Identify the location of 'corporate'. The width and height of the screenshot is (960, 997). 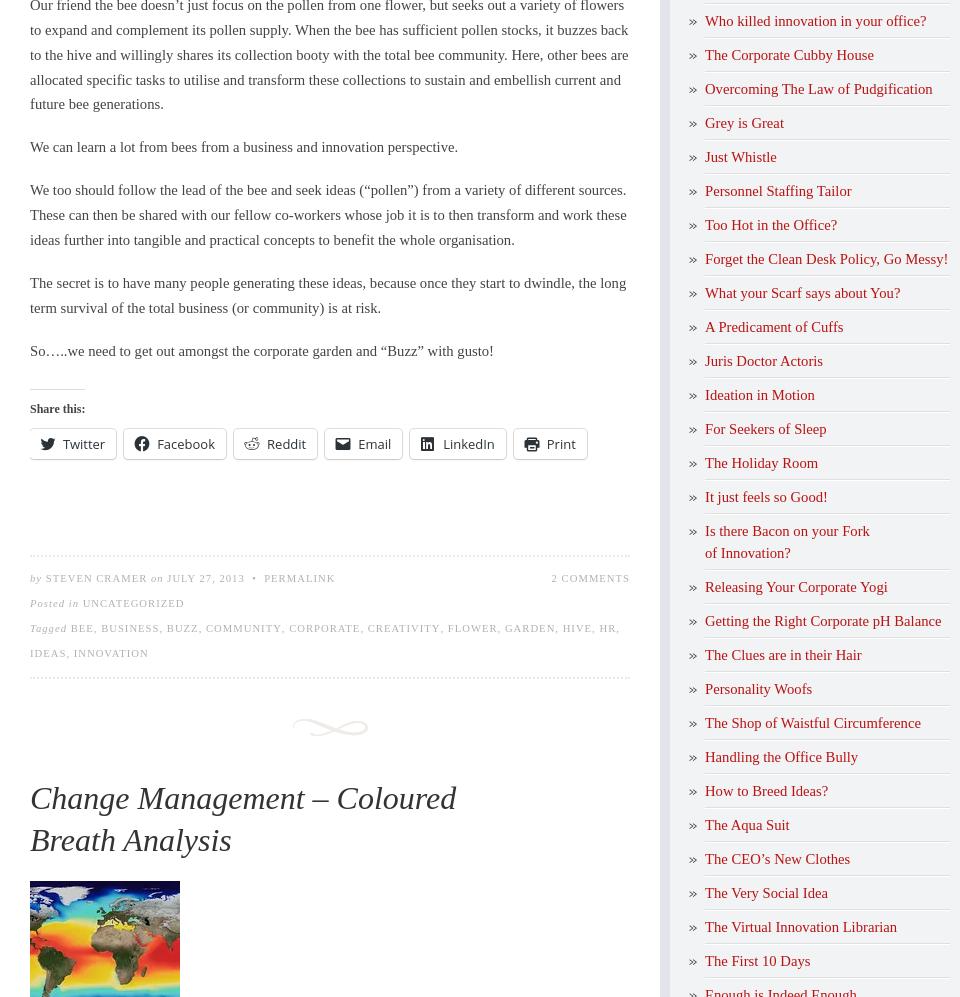
(324, 627).